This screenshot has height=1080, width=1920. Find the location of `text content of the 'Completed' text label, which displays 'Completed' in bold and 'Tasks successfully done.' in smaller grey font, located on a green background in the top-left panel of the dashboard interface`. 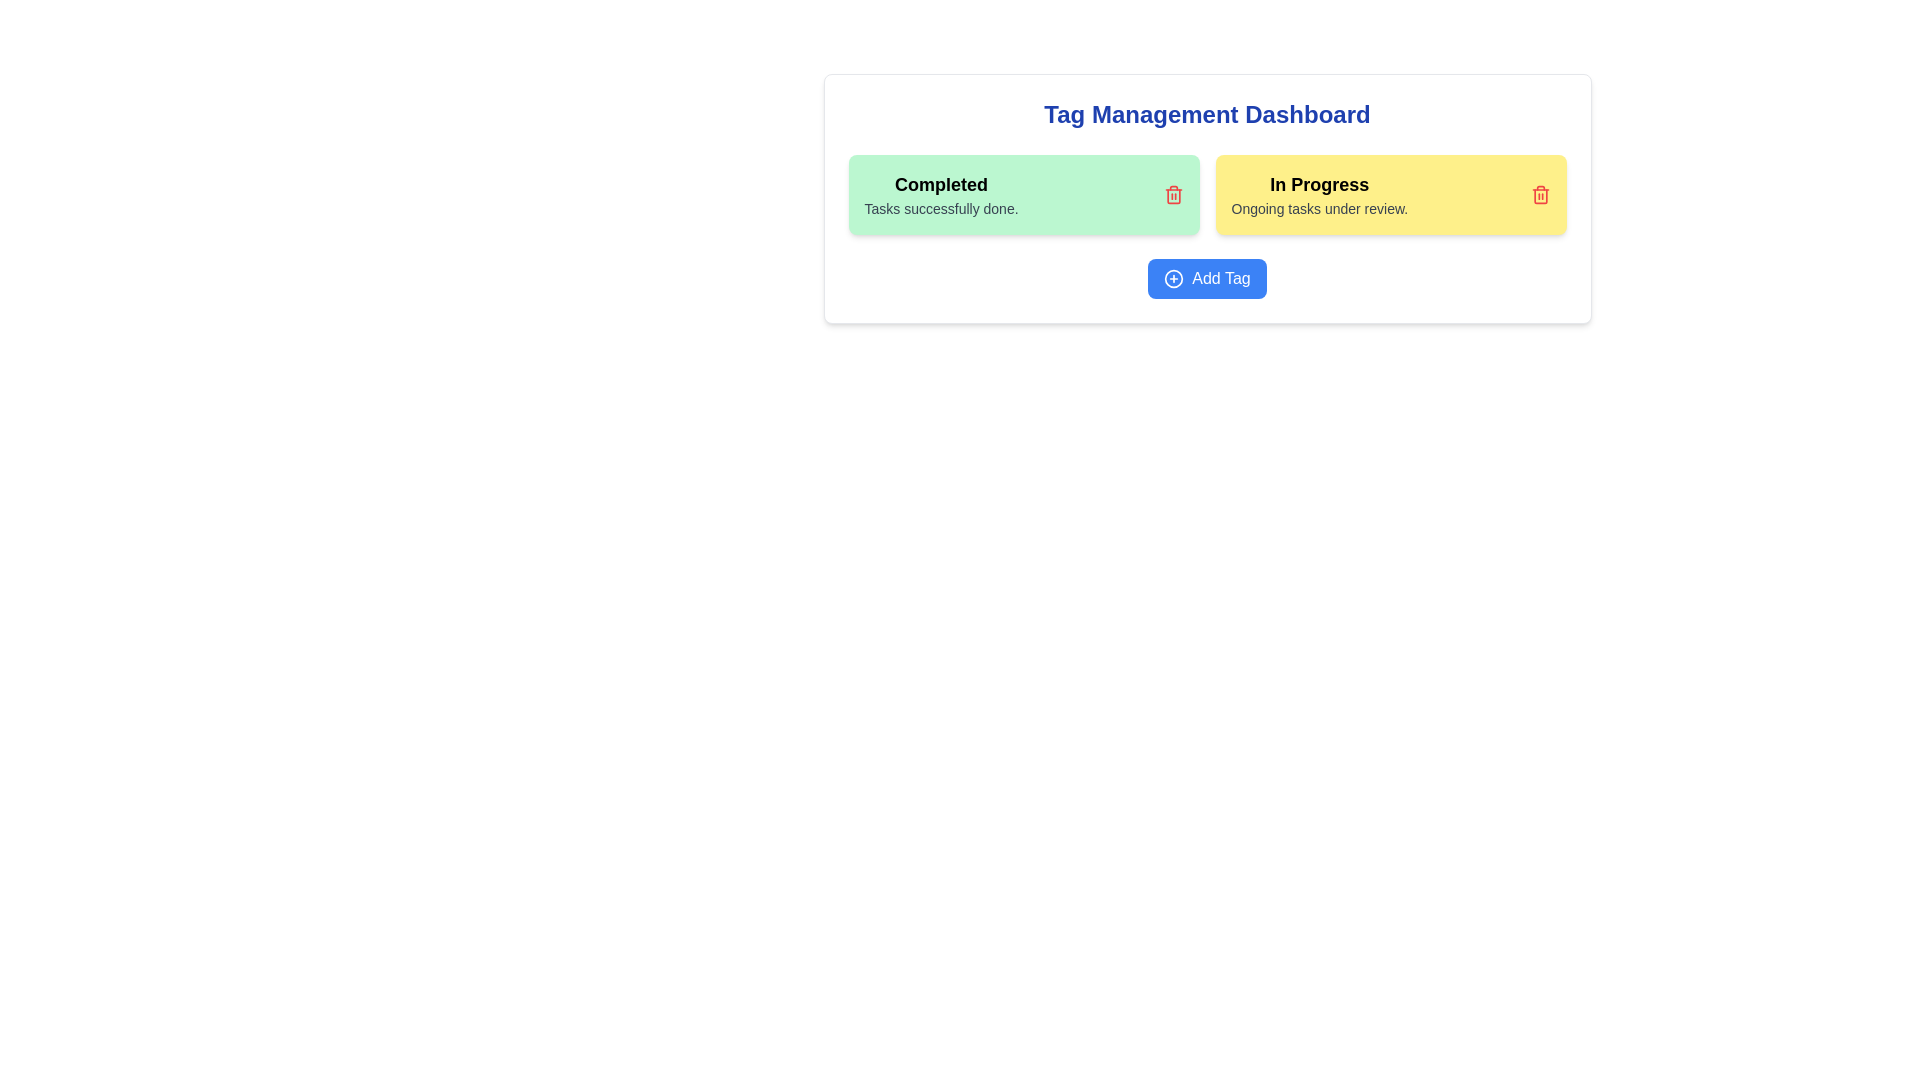

text content of the 'Completed' text label, which displays 'Completed' in bold and 'Tasks successfully done.' in smaller grey font, located on a green background in the top-left panel of the dashboard interface is located at coordinates (940, 195).